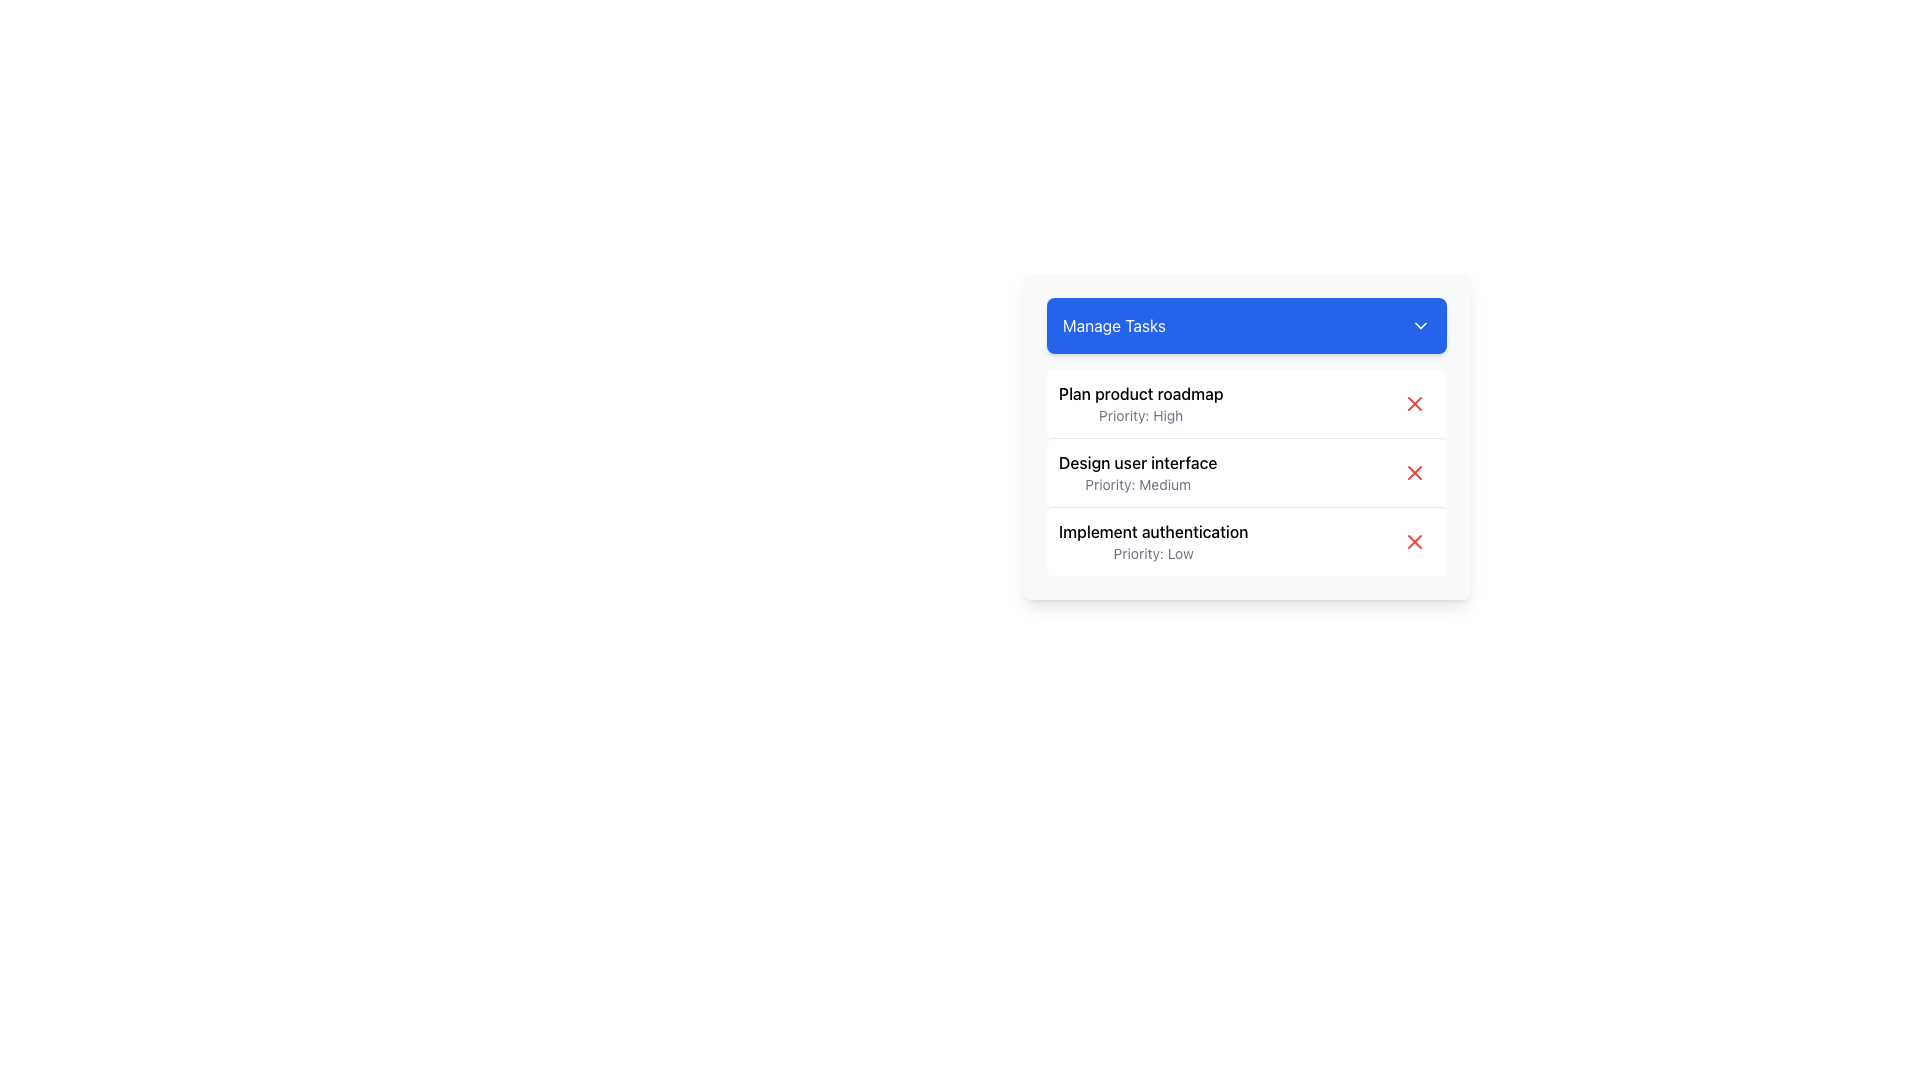  What do you see at coordinates (1246, 471) in the screenshot?
I see `the second task entry in the task management interface to perform further actions` at bounding box center [1246, 471].